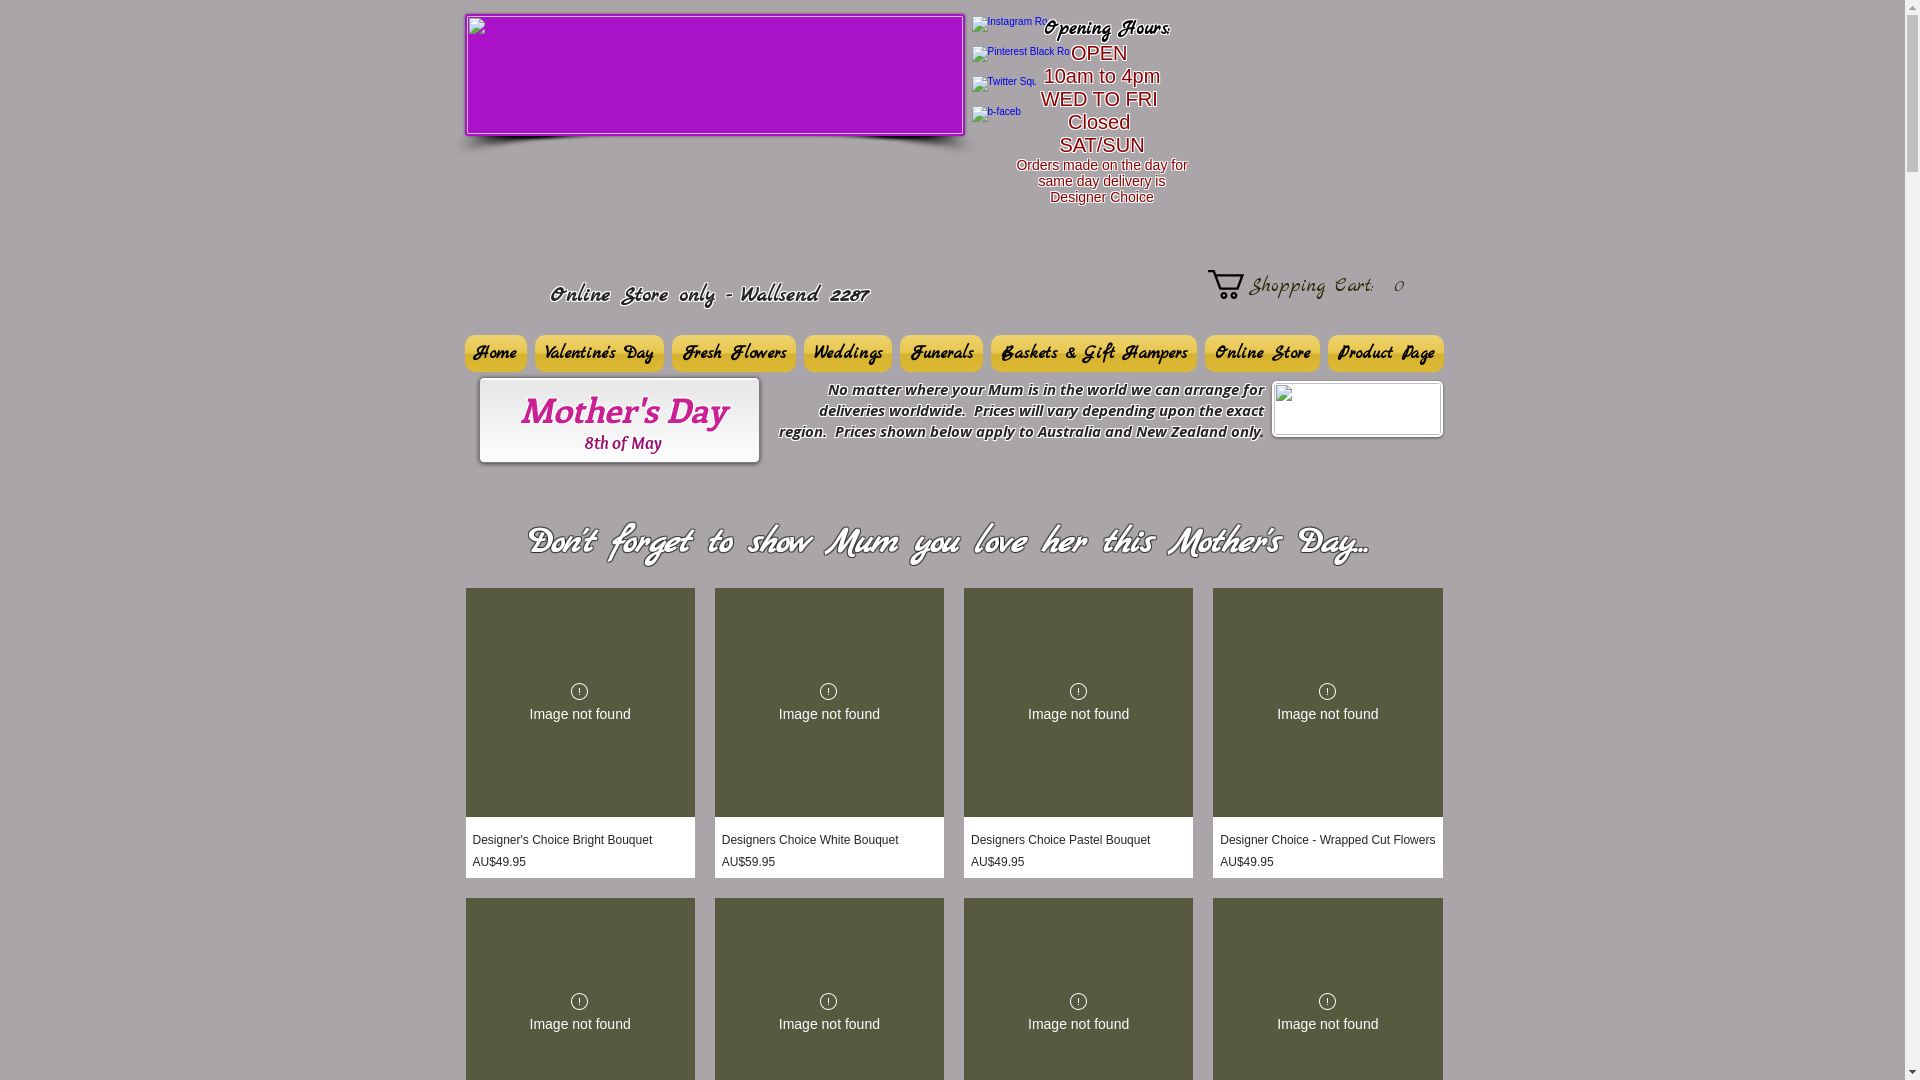 This screenshot has height=1080, width=1920. What do you see at coordinates (578, 852) in the screenshot?
I see `'Designer's Choice Bright Bouquet` at bounding box center [578, 852].